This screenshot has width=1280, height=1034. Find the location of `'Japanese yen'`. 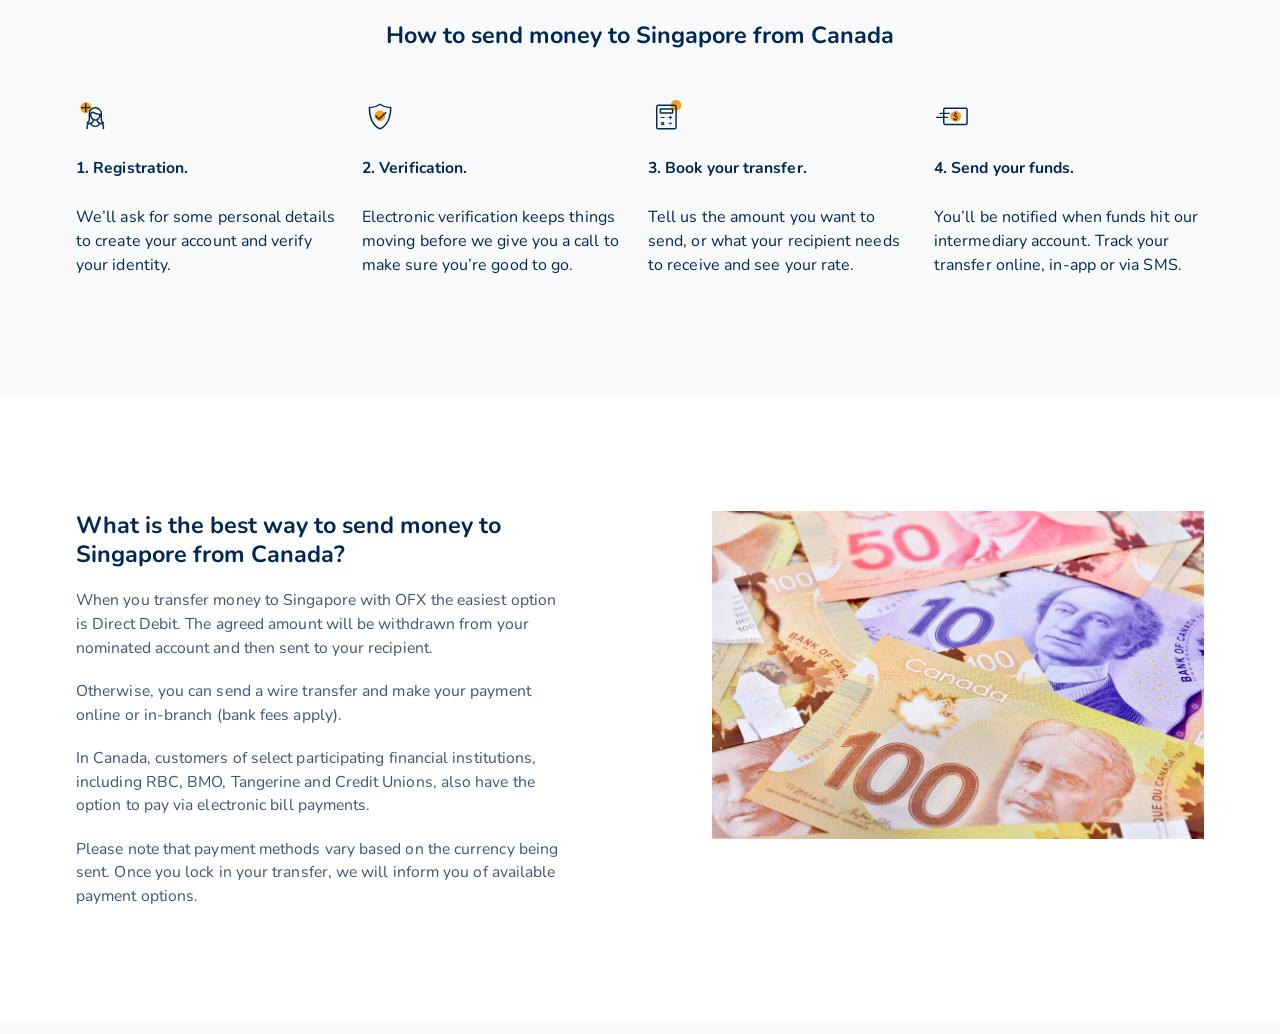

'Japanese yen' is located at coordinates (135, 649).